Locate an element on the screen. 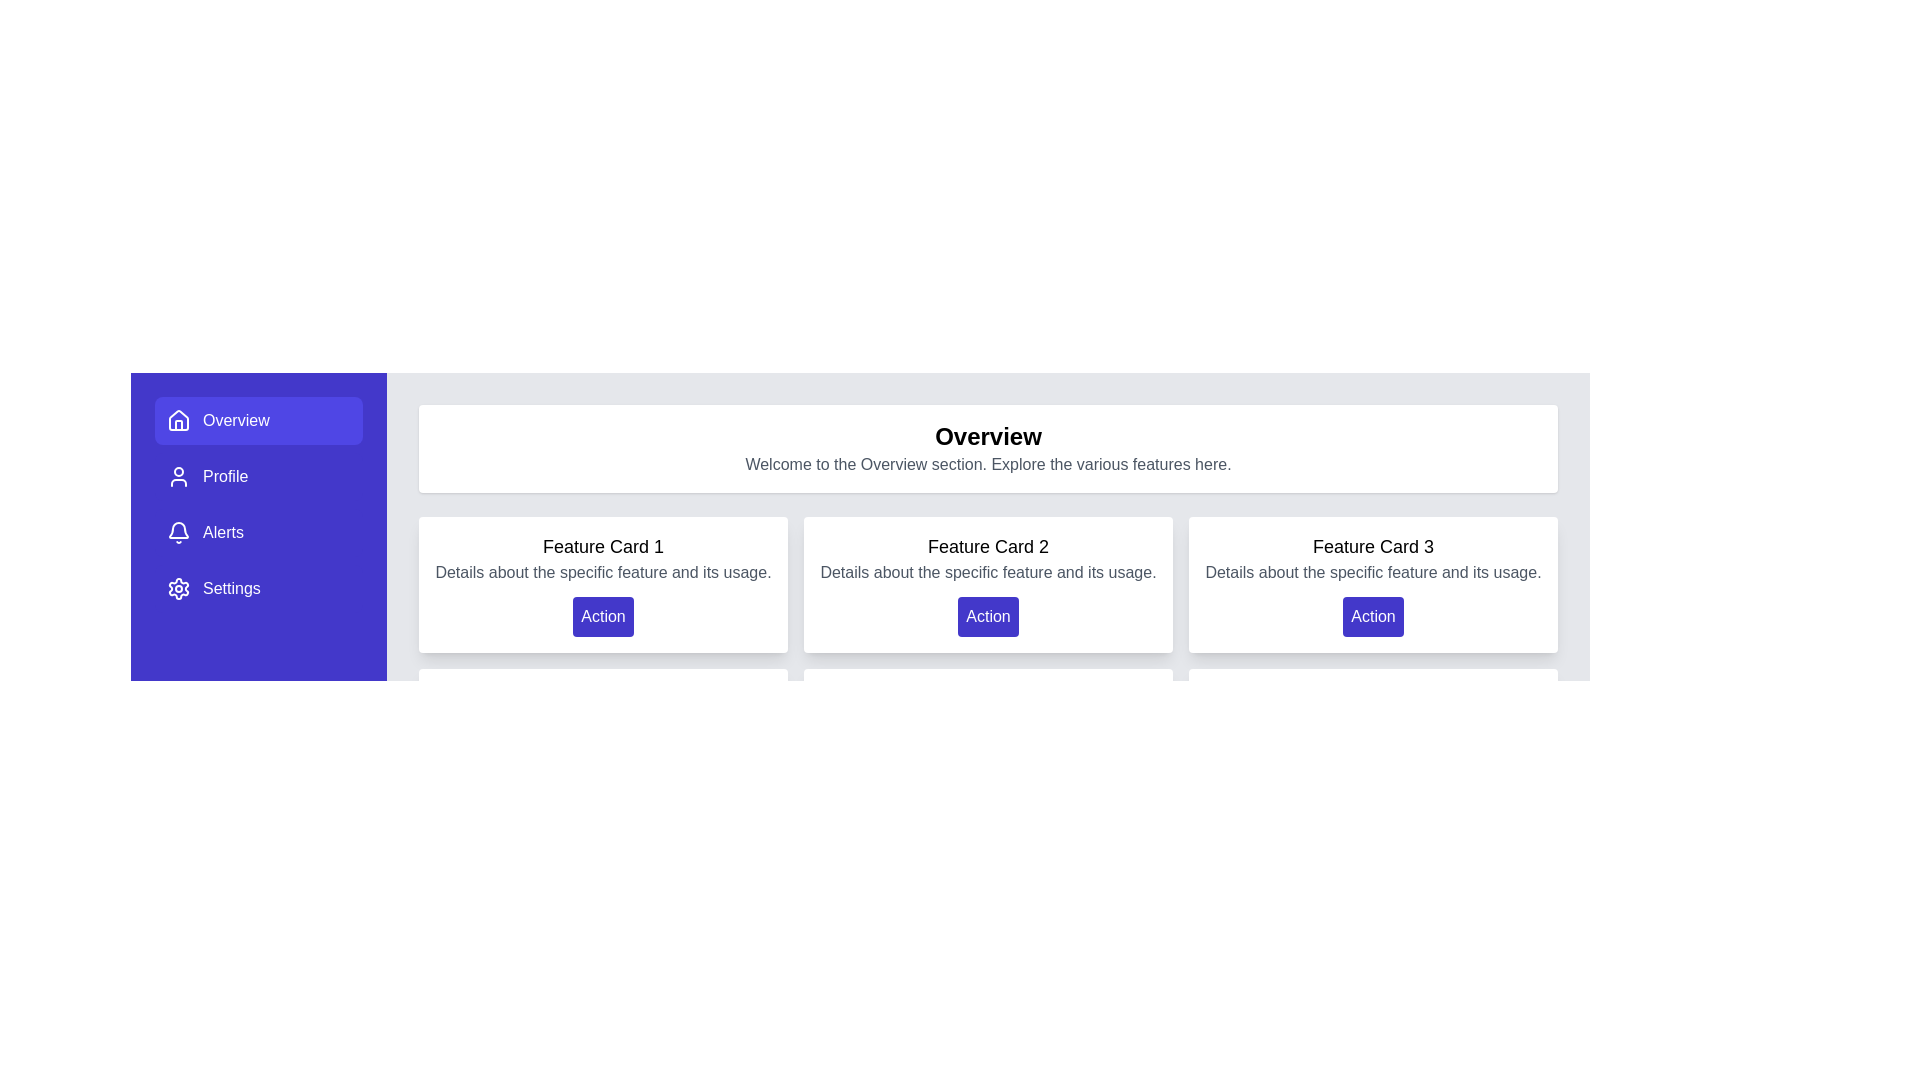  the icon located in the vertical navigation sidebar, specifically the fourth menu item labeled 'Settings' is located at coordinates (178, 588).